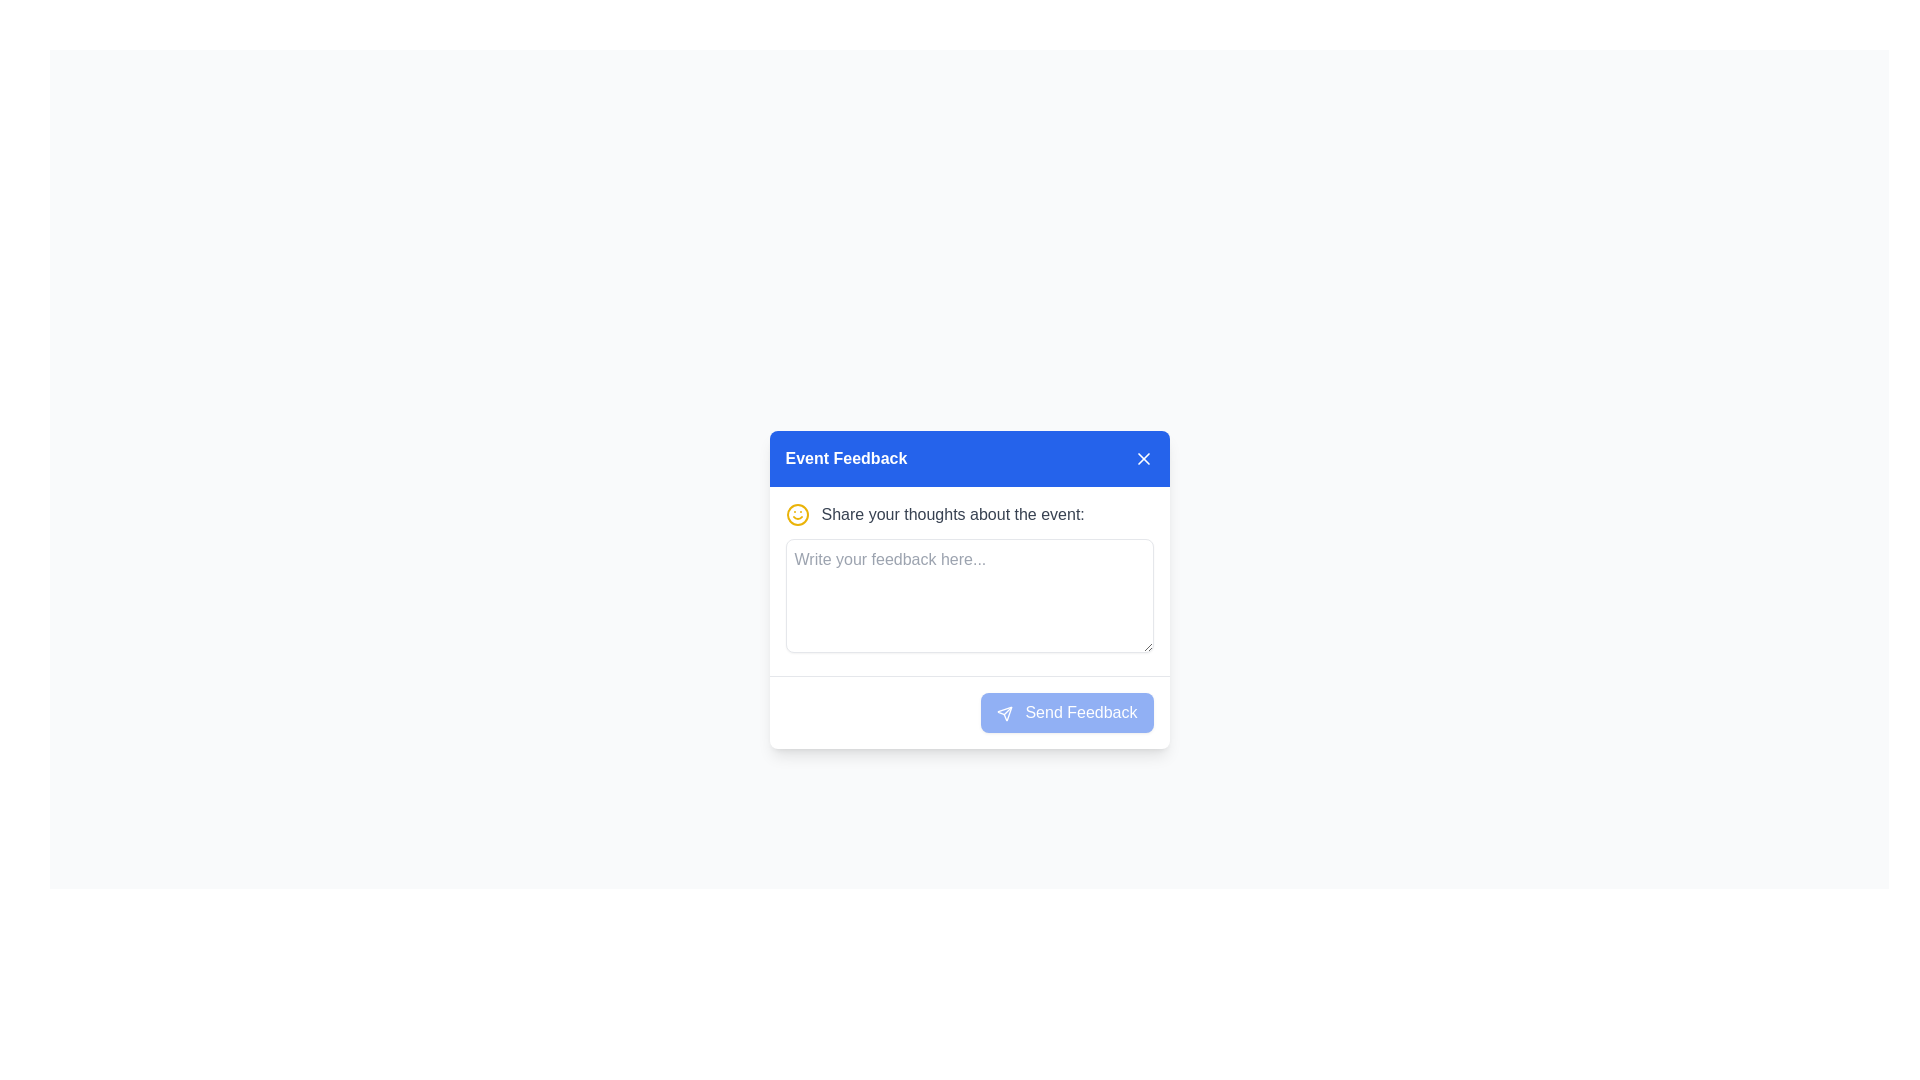 The width and height of the screenshot is (1920, 1080). What do you see at coordinates (1143, 459) in the screenshot?
I see `the close button in the top-right corner of the dialog box` at bounding box center [1143, 459].